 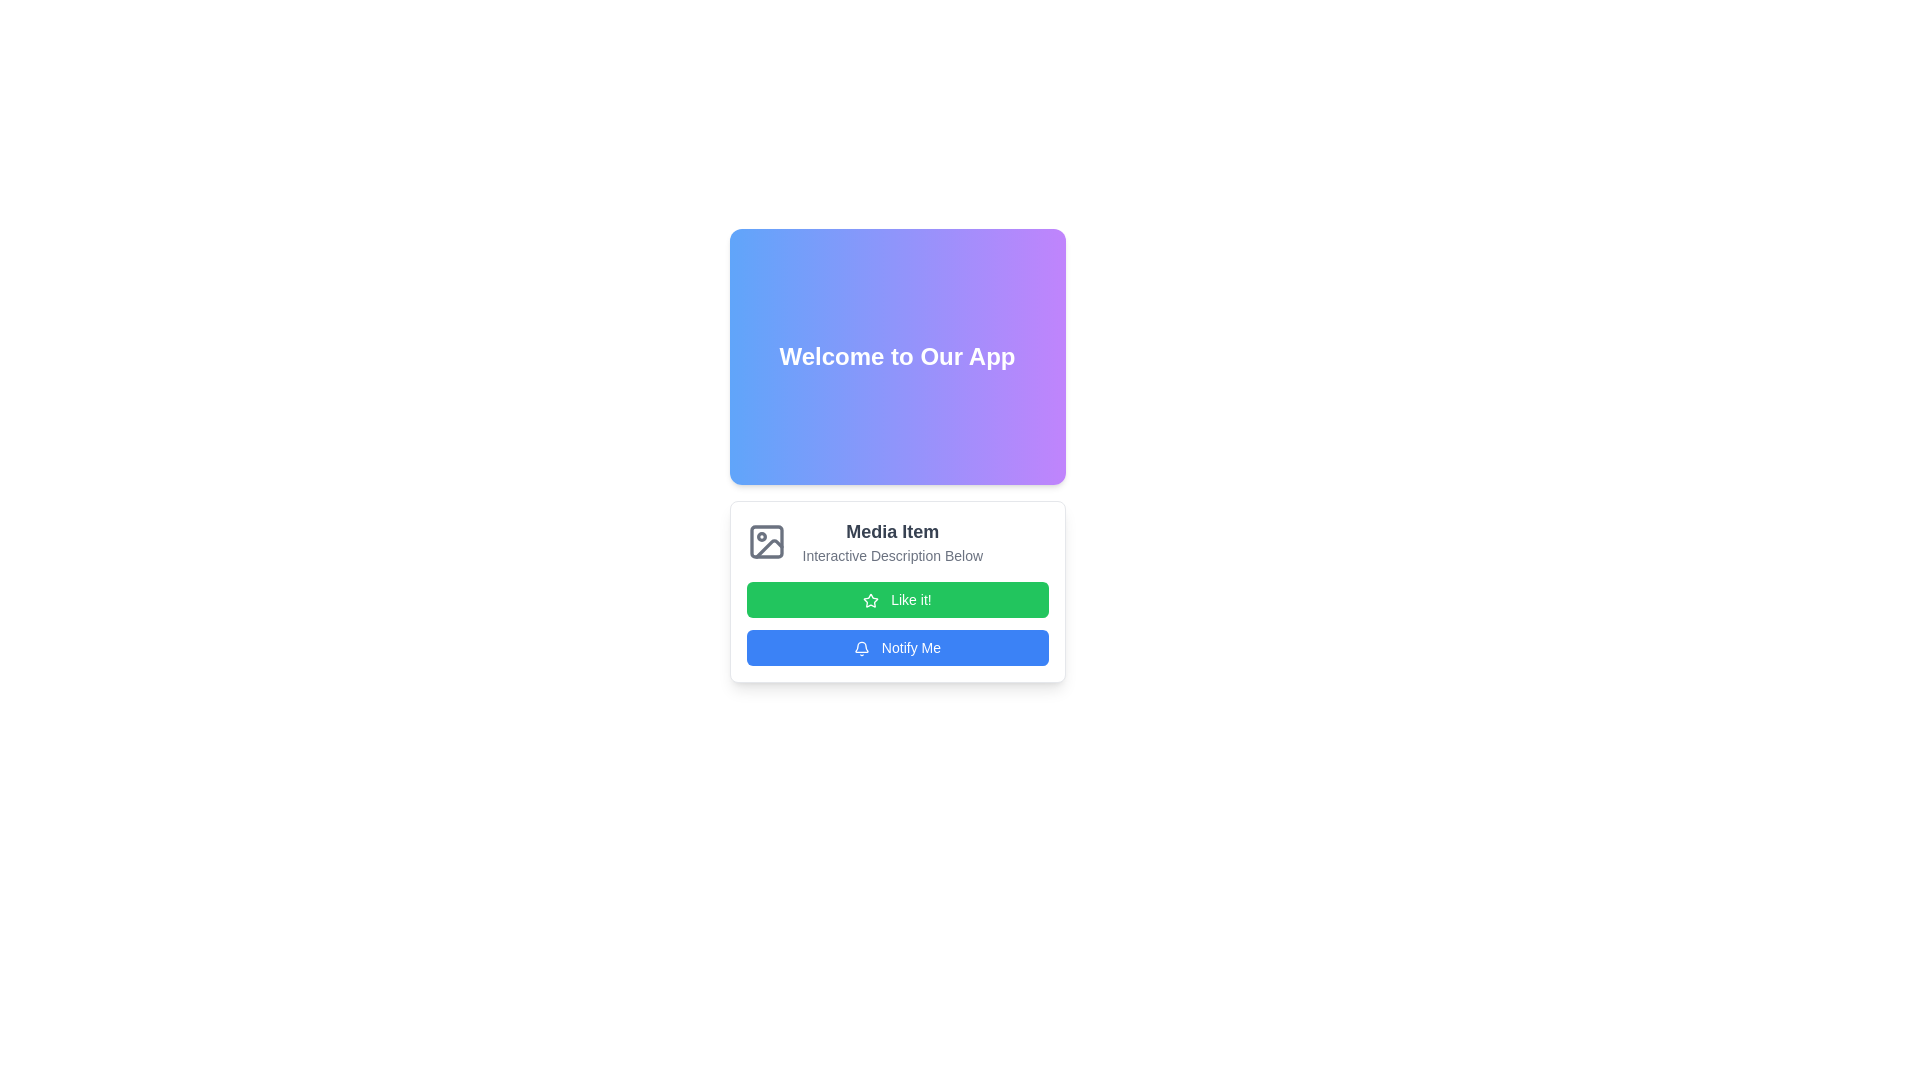 I want to click on the Static Text element displaying 'Interactive Description Below', which is located below the 'Media Item' title and above the buttons 'Like it!' and 'Notify Me', so click(x=891, y=555).